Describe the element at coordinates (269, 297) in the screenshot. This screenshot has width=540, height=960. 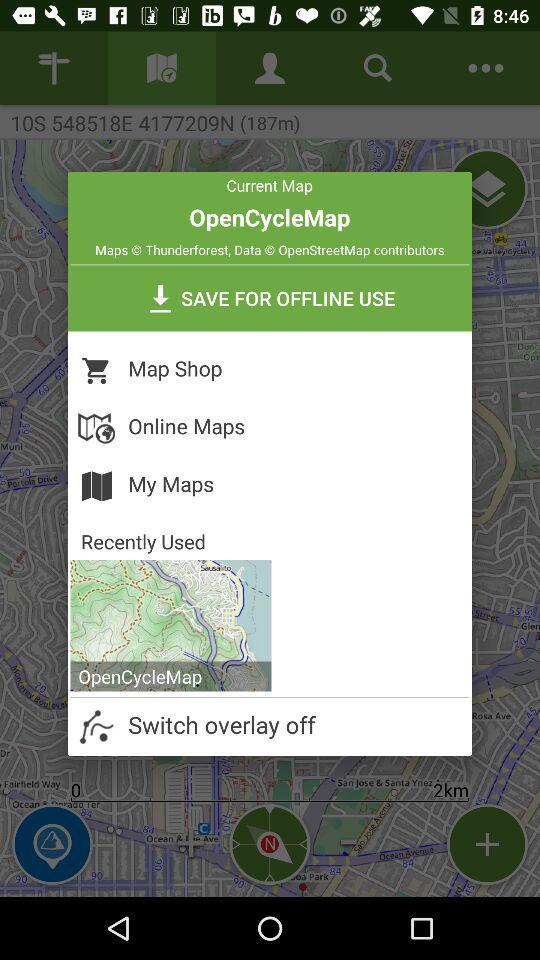
I see `save for offline item` at that location.